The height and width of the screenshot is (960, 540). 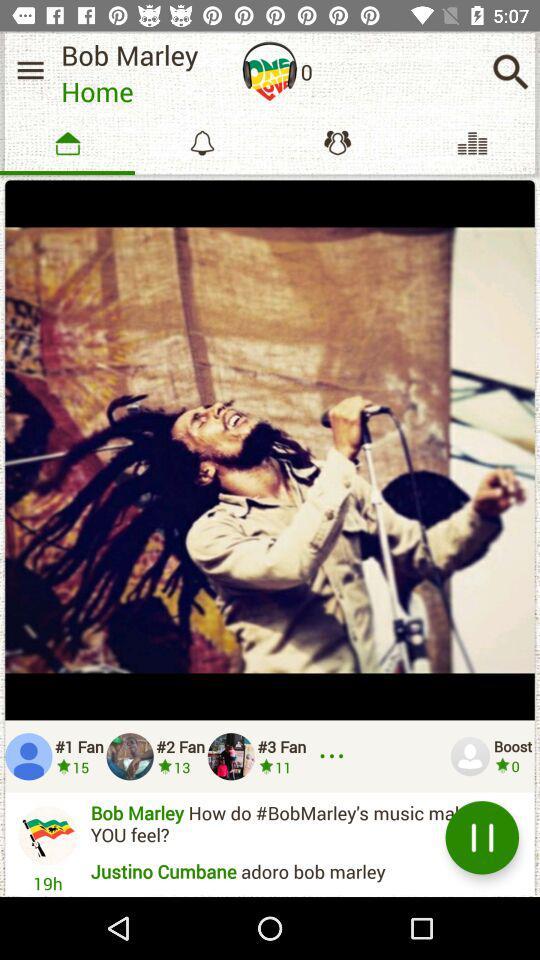 I want to click on the item next to ibrahim usman am icon, so click(x=481, y=837).